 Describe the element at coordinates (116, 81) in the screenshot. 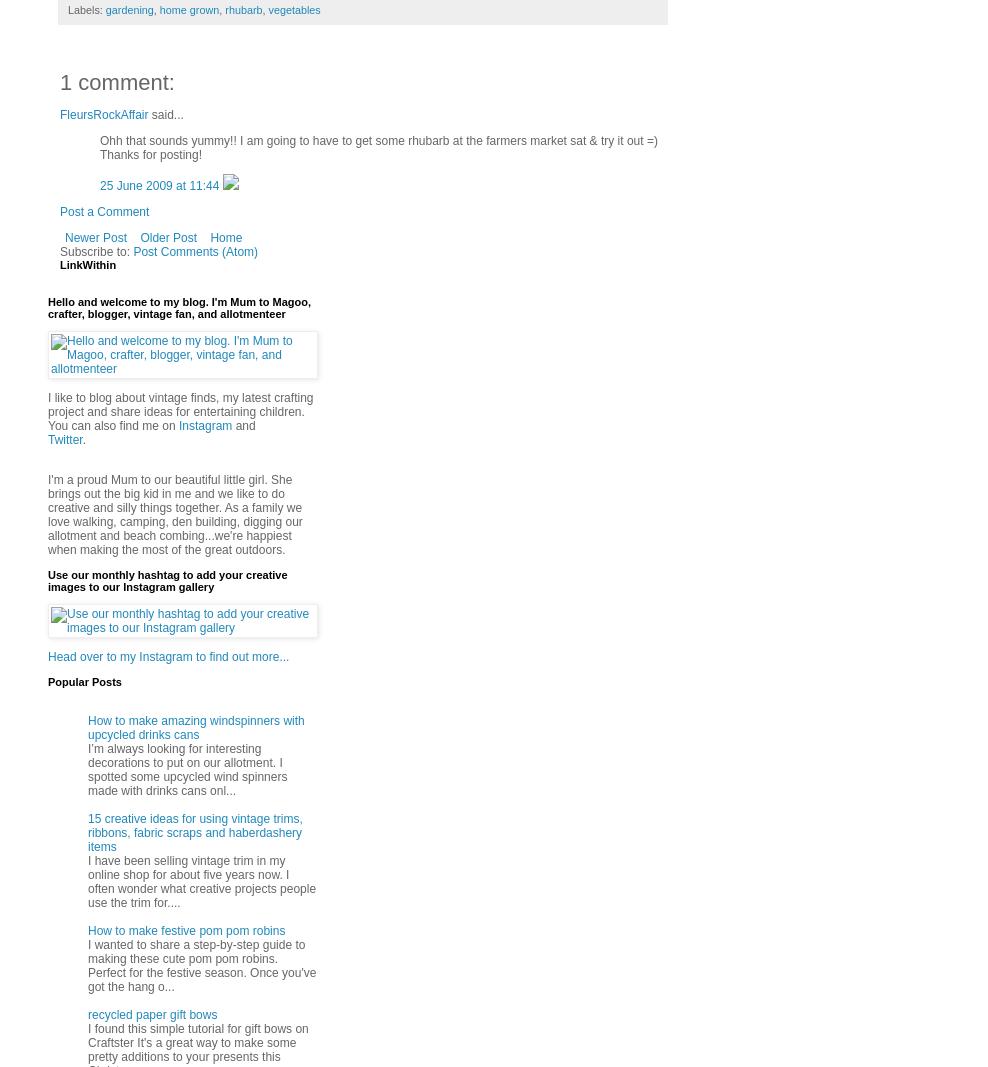

I see `'1 comment:'` at that location.